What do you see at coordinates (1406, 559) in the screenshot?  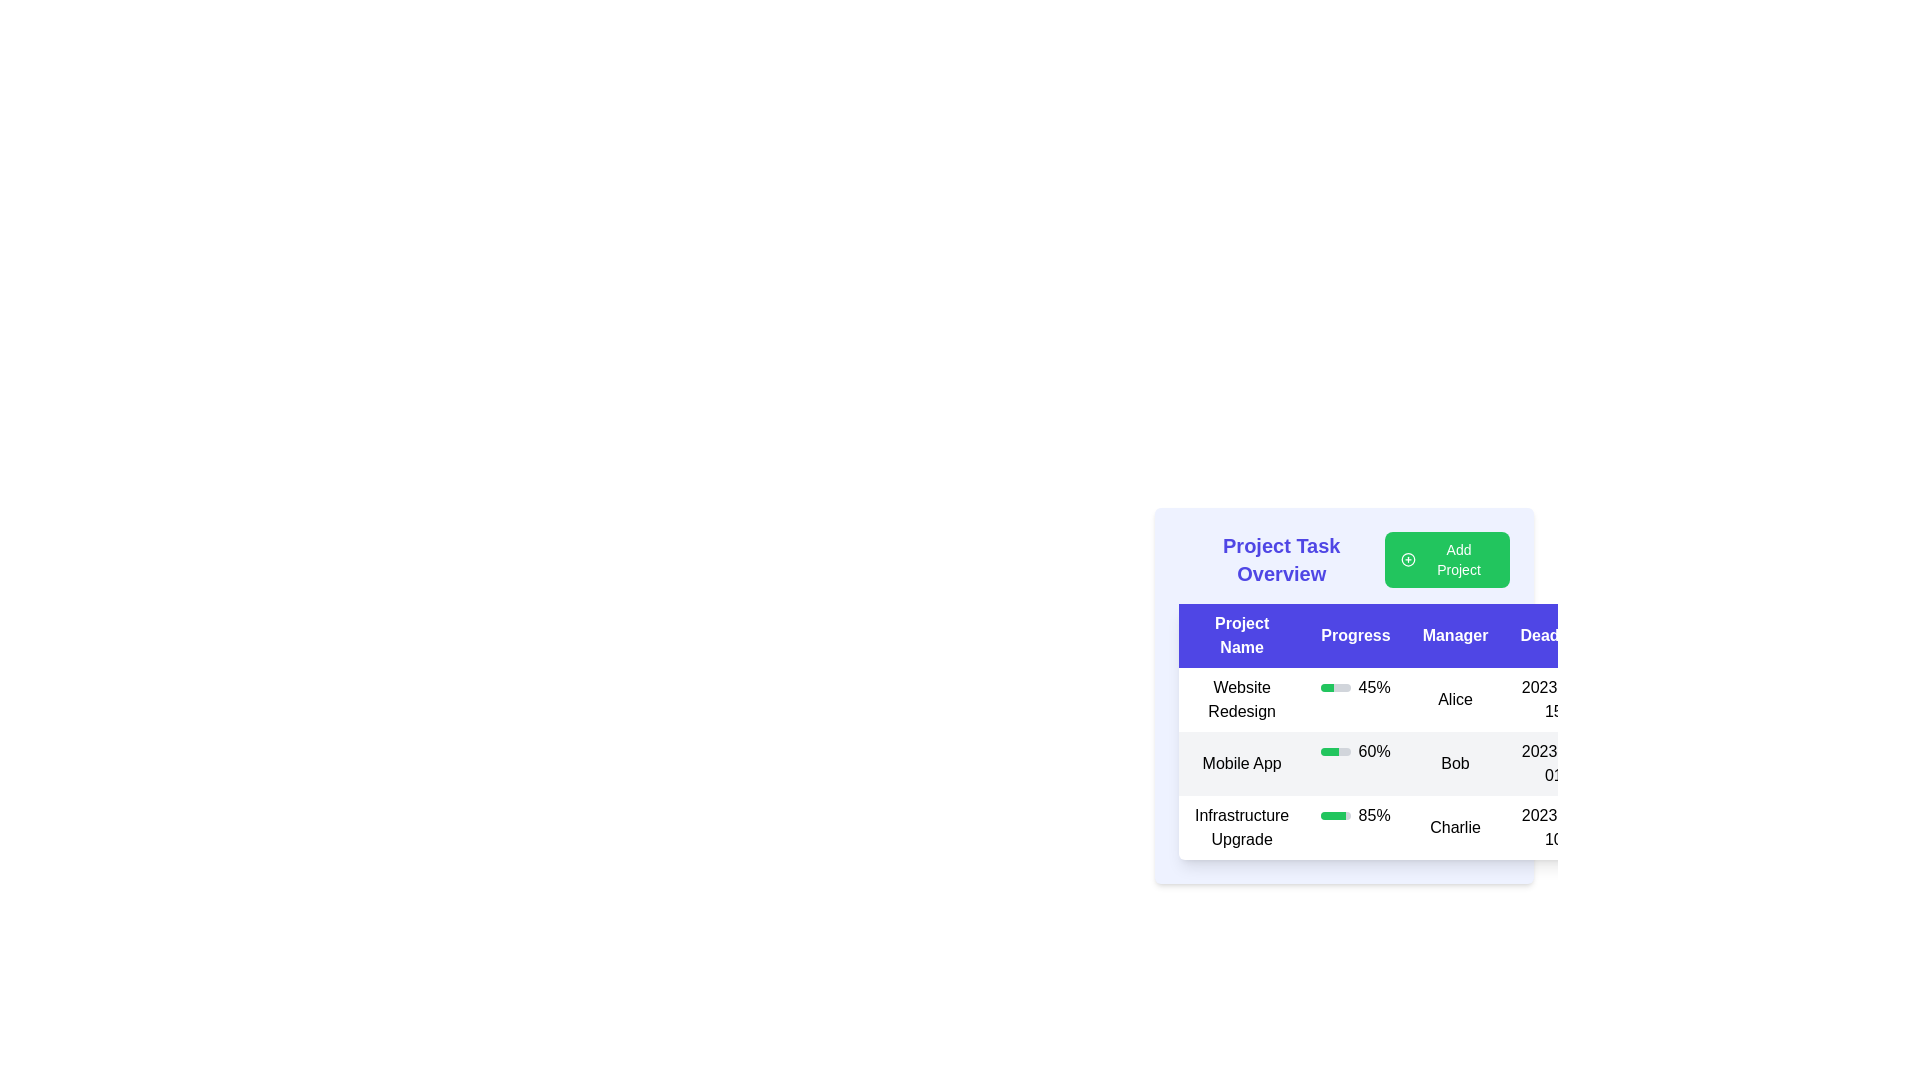 I see `the green plus sign icon located to the left of the 'Add Project' button in the top-right corner of the 'Project Task Overview' section` at bounding box center [1406, 559].